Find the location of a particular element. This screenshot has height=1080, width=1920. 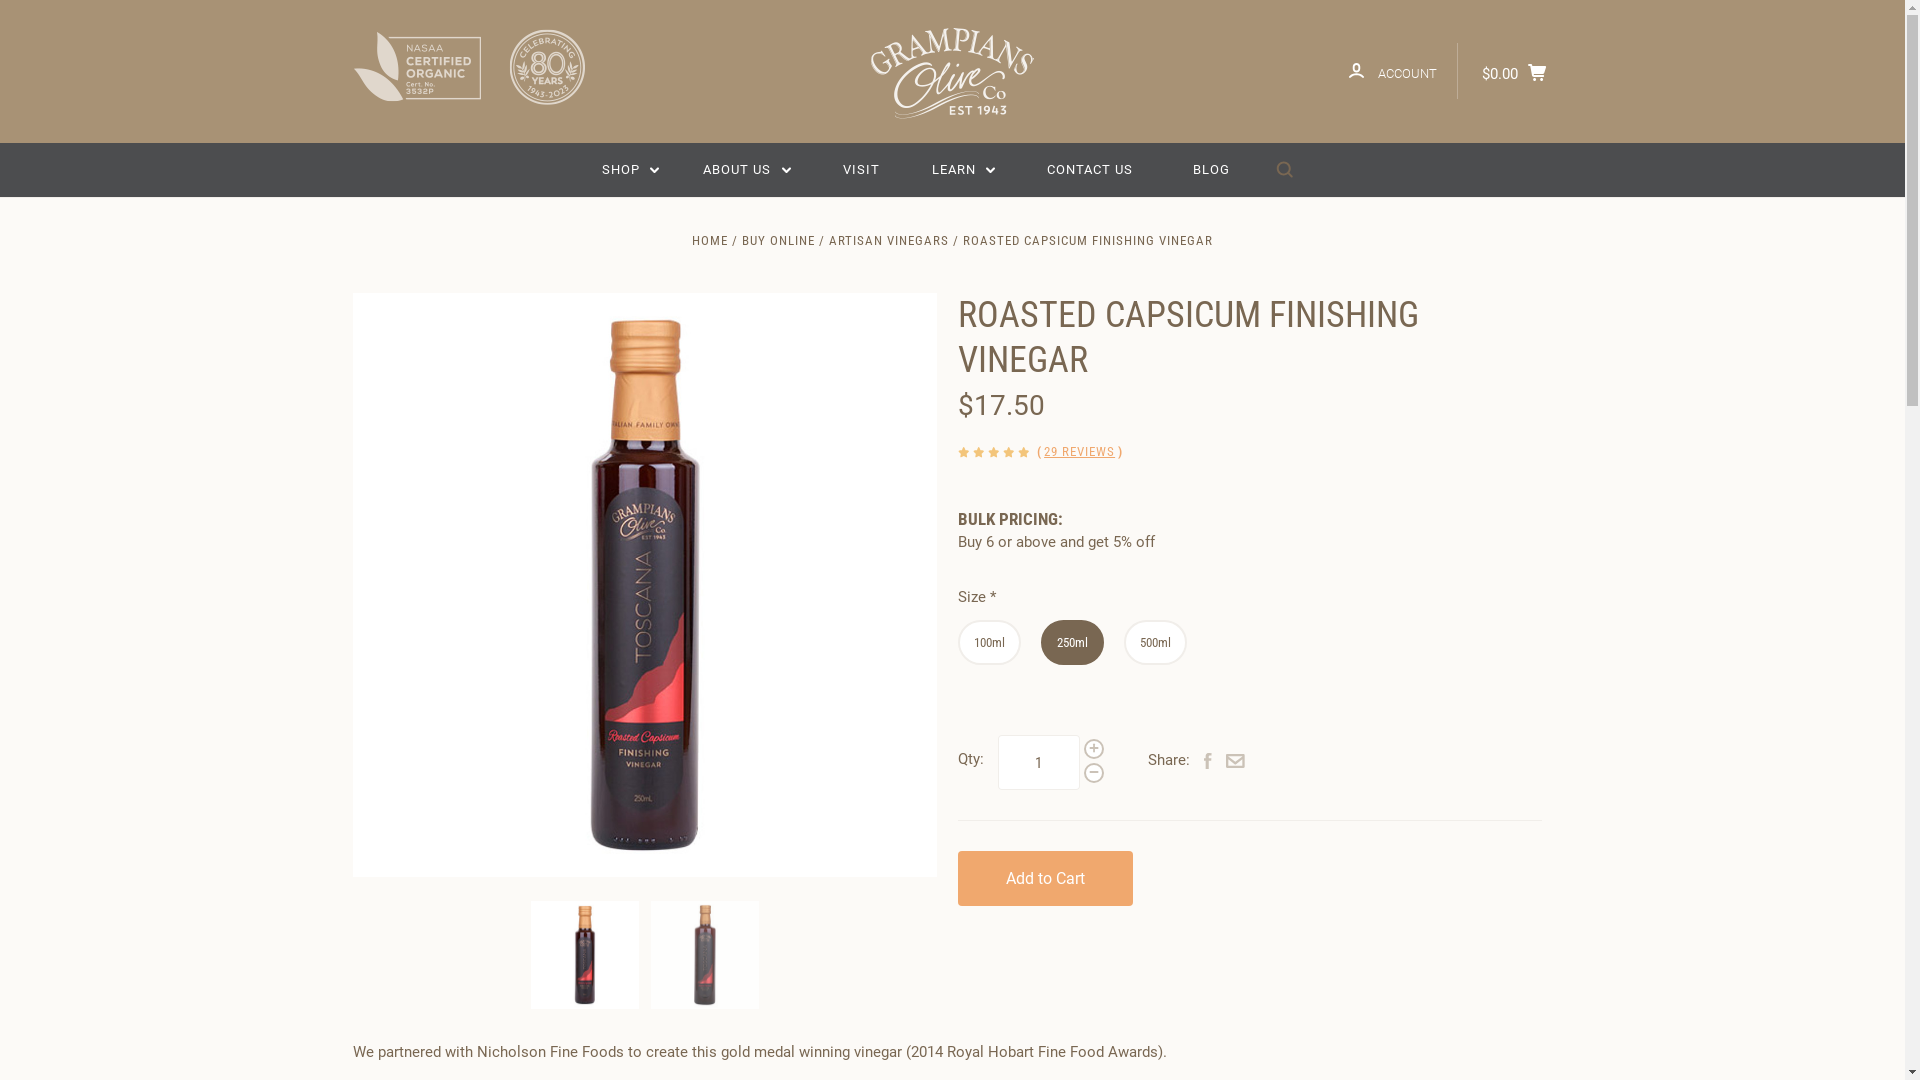

'ACCOUNT ACCOUNT' is located at coordinates (1391, 69).